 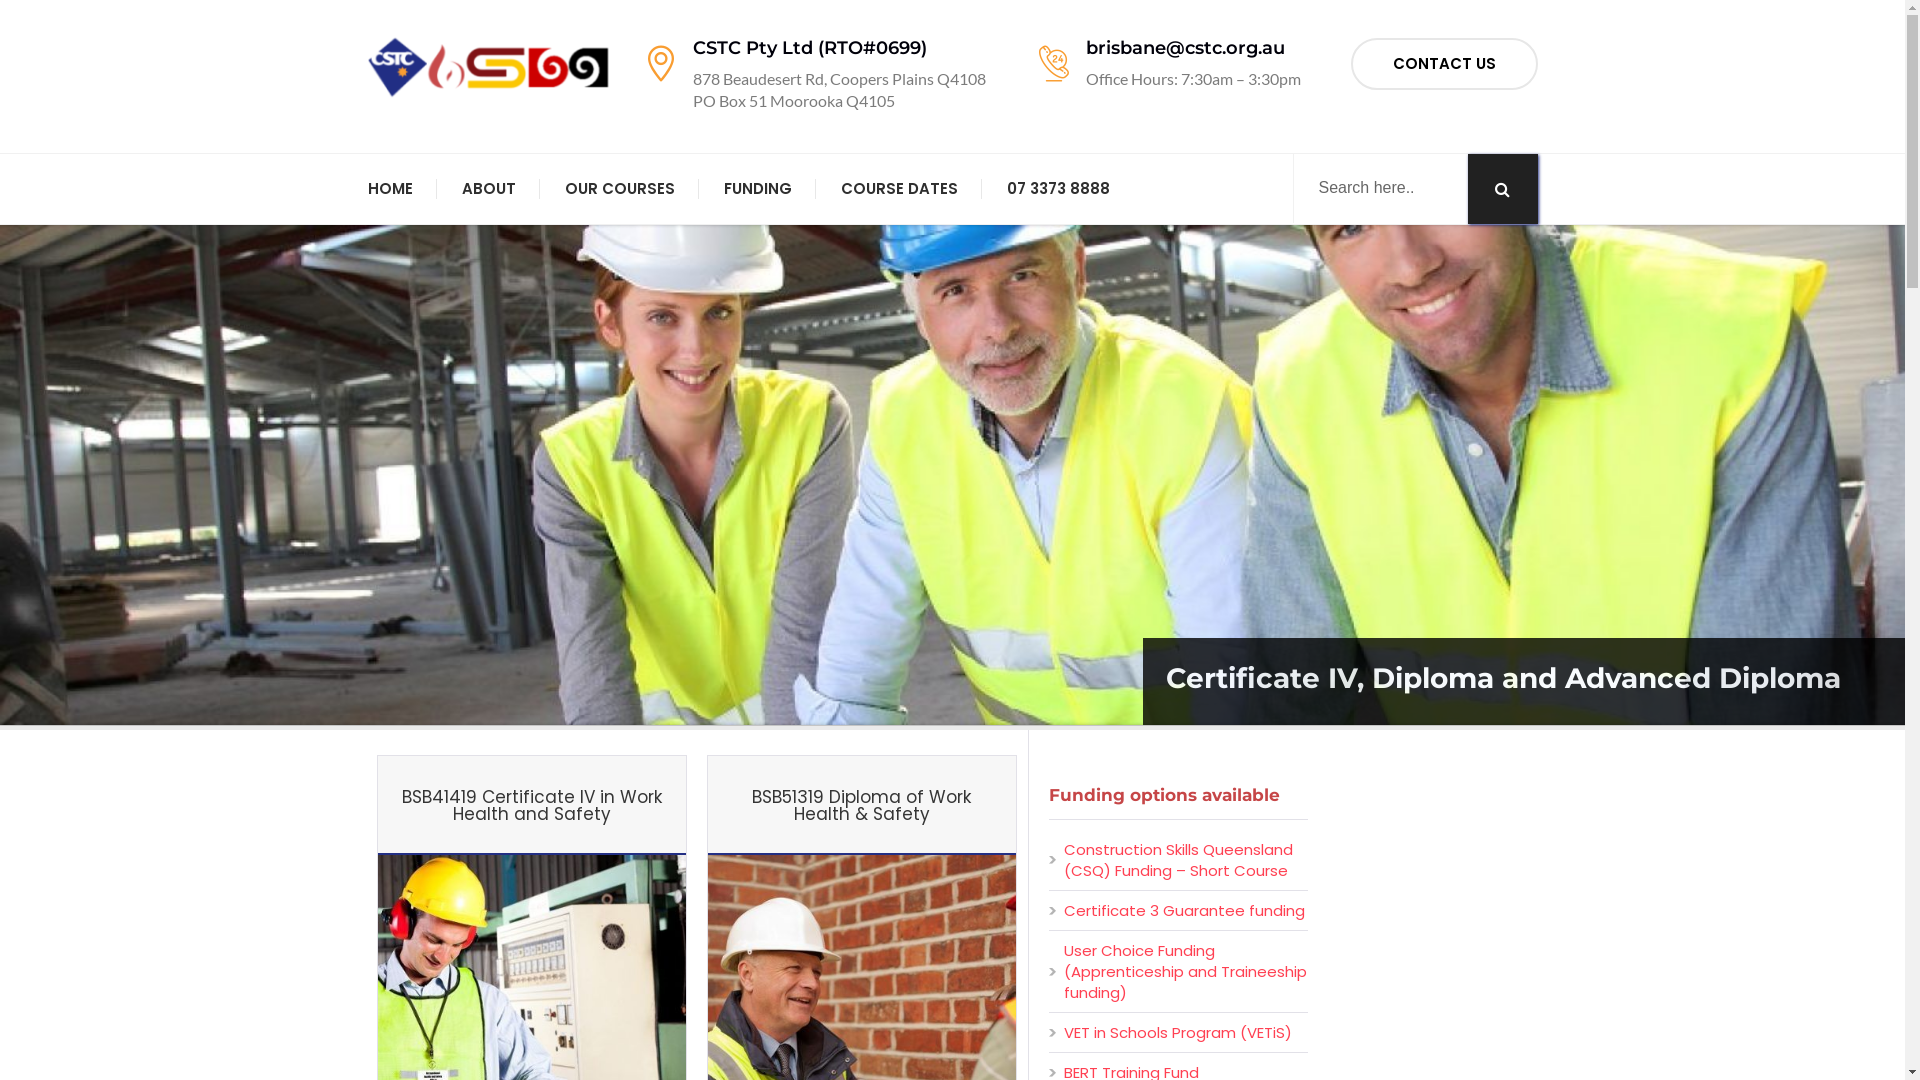 What do you see at coordinates (1177, 1032) in the screenshot?
I see `'VET in Schools Program (VETiS)'` at bounding box center [1177, 1032].